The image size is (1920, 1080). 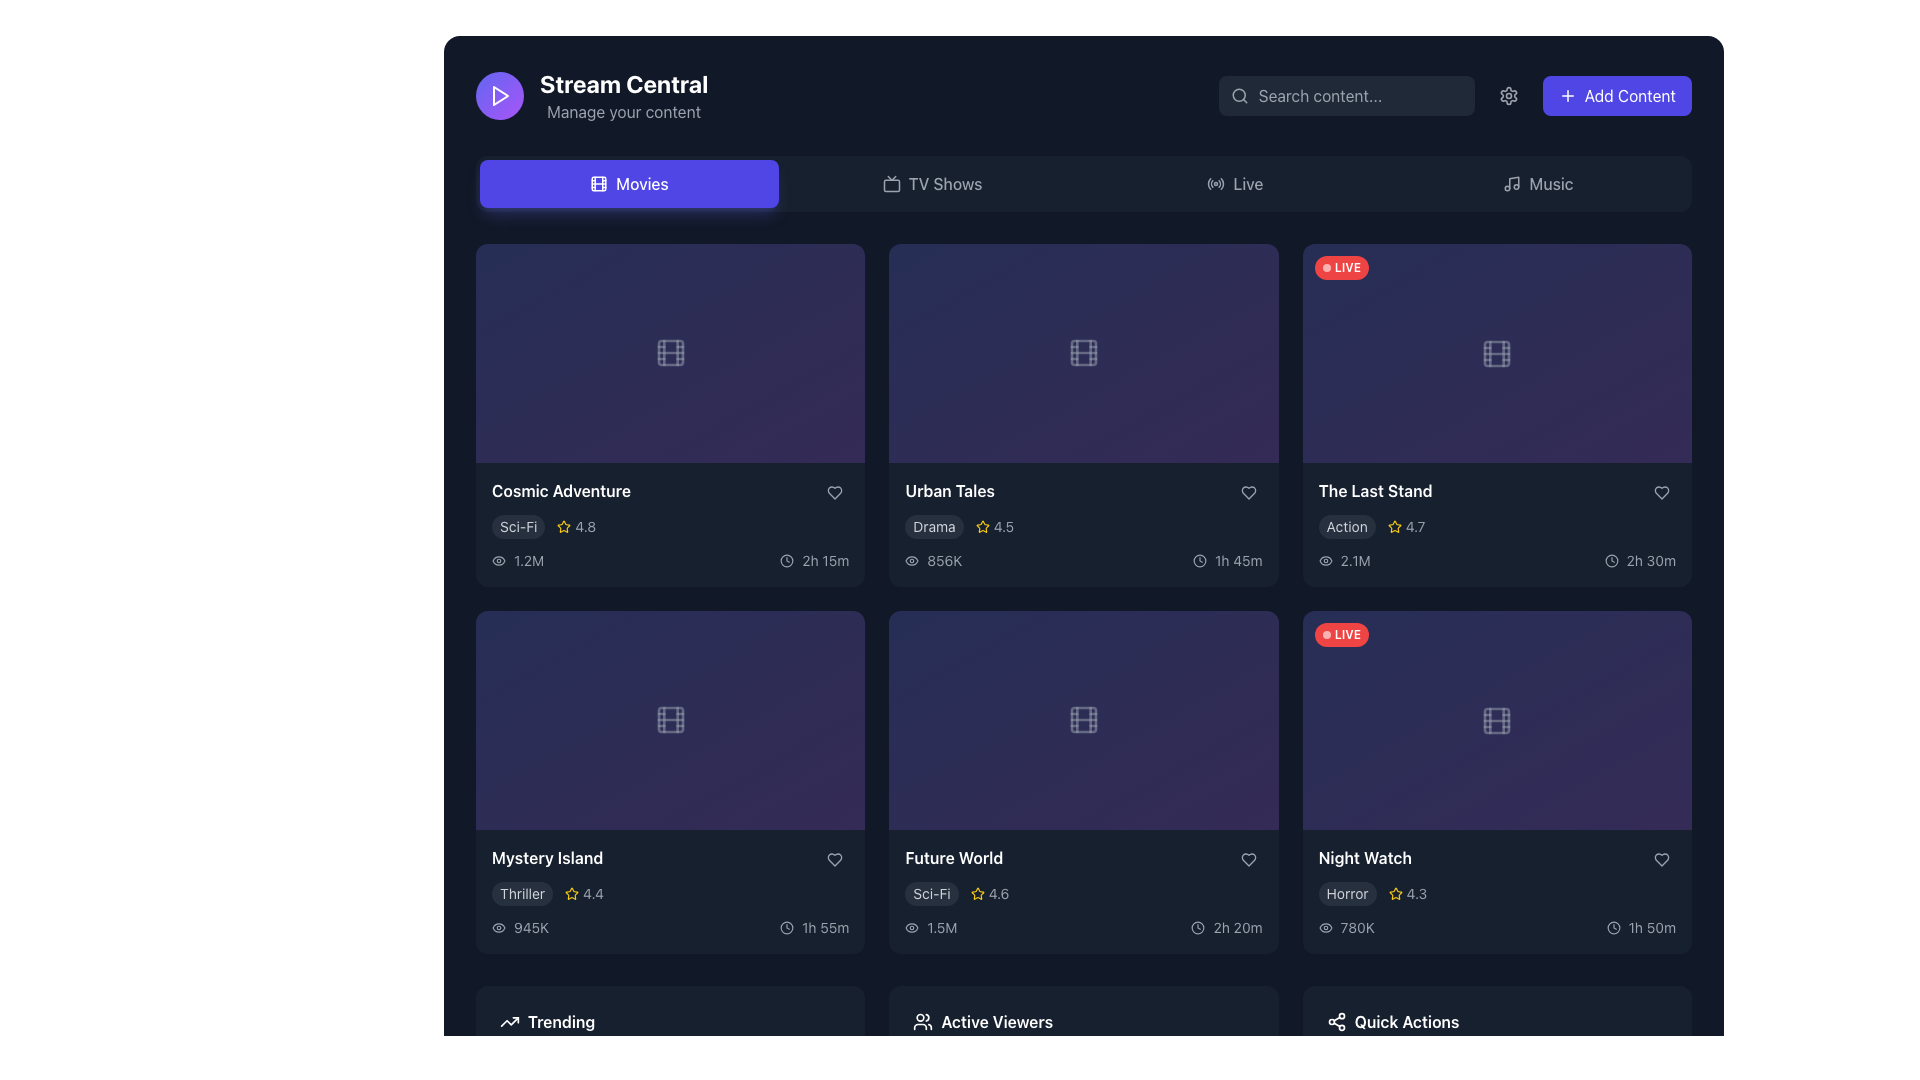 What do you see at coordinates (835, 859) in the screenshot?
I see `the favorite button located at the top-right of the 'Mystery Island' movie card to mark it as a favorite` at bounding box center [835, 859].